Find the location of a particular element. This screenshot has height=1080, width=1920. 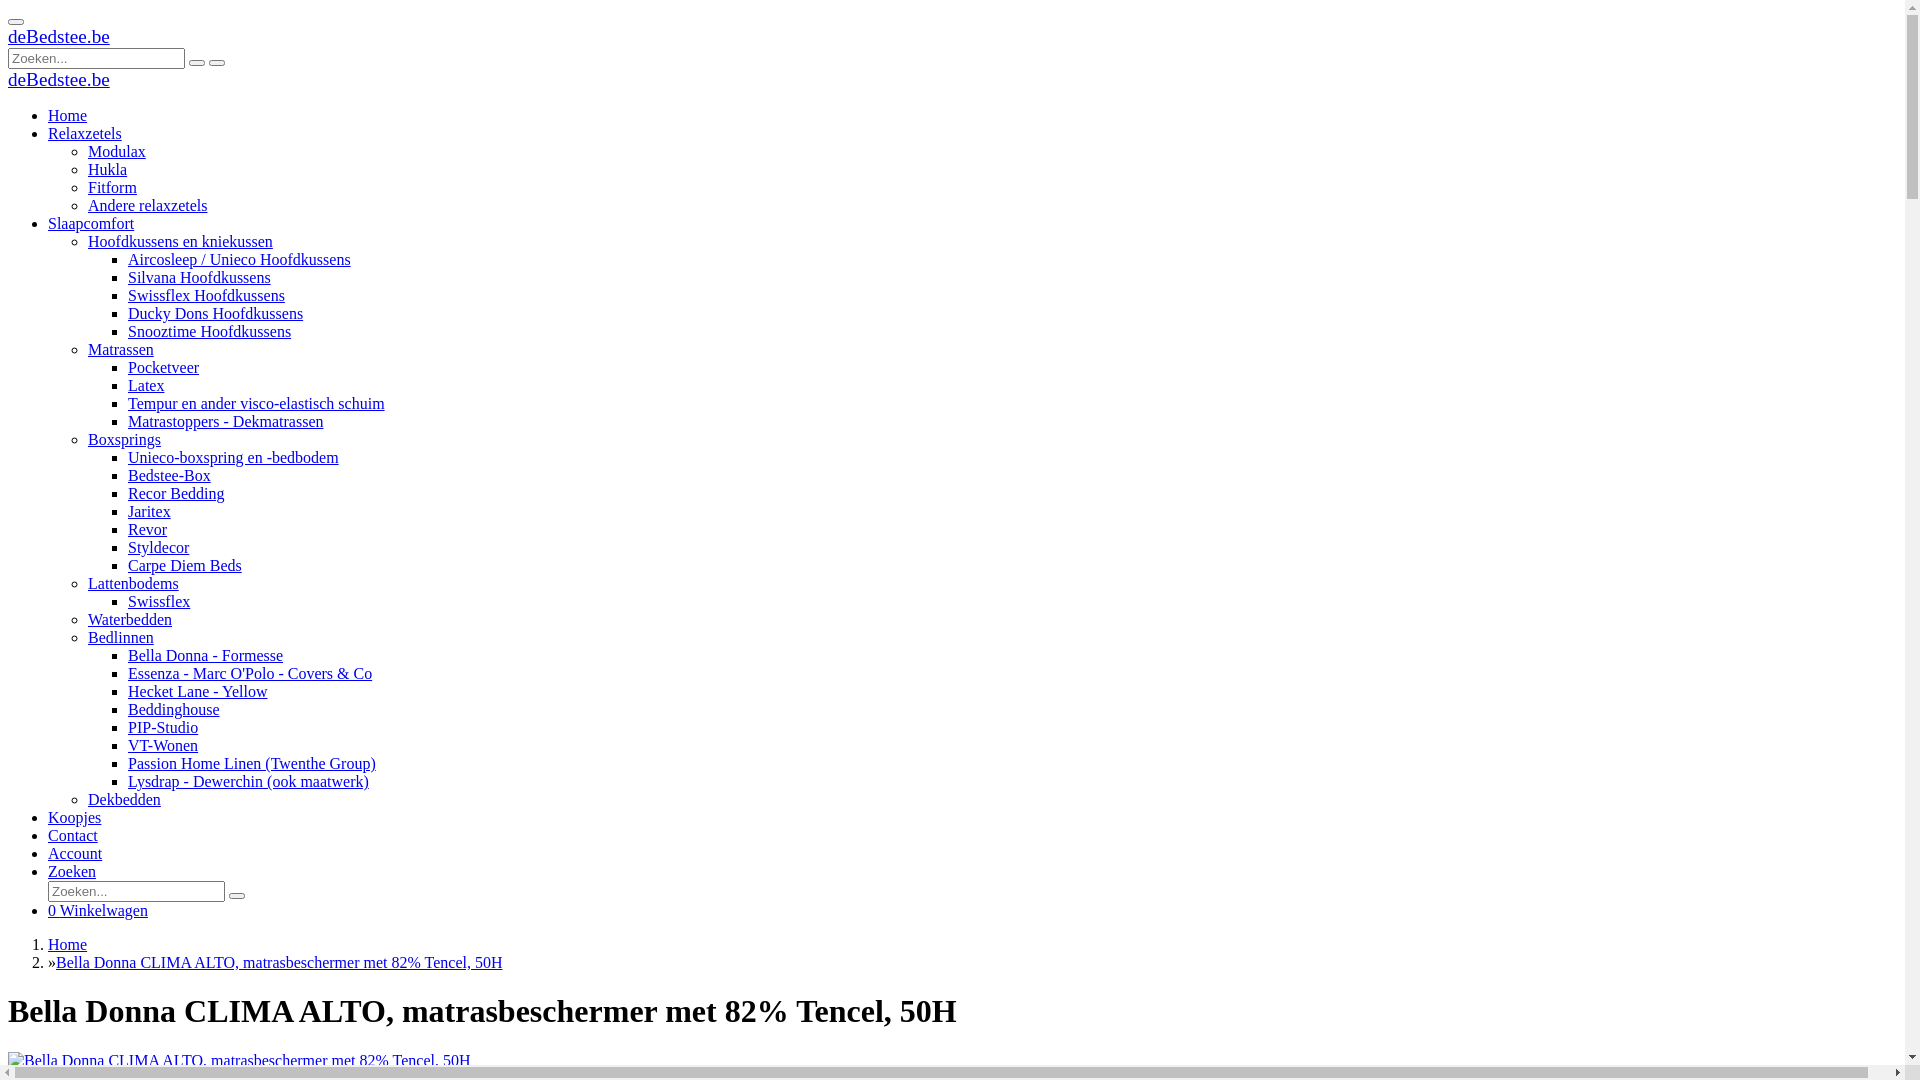

'Hoofdkussens en kniekussen' is located at coordinates (180, 240).